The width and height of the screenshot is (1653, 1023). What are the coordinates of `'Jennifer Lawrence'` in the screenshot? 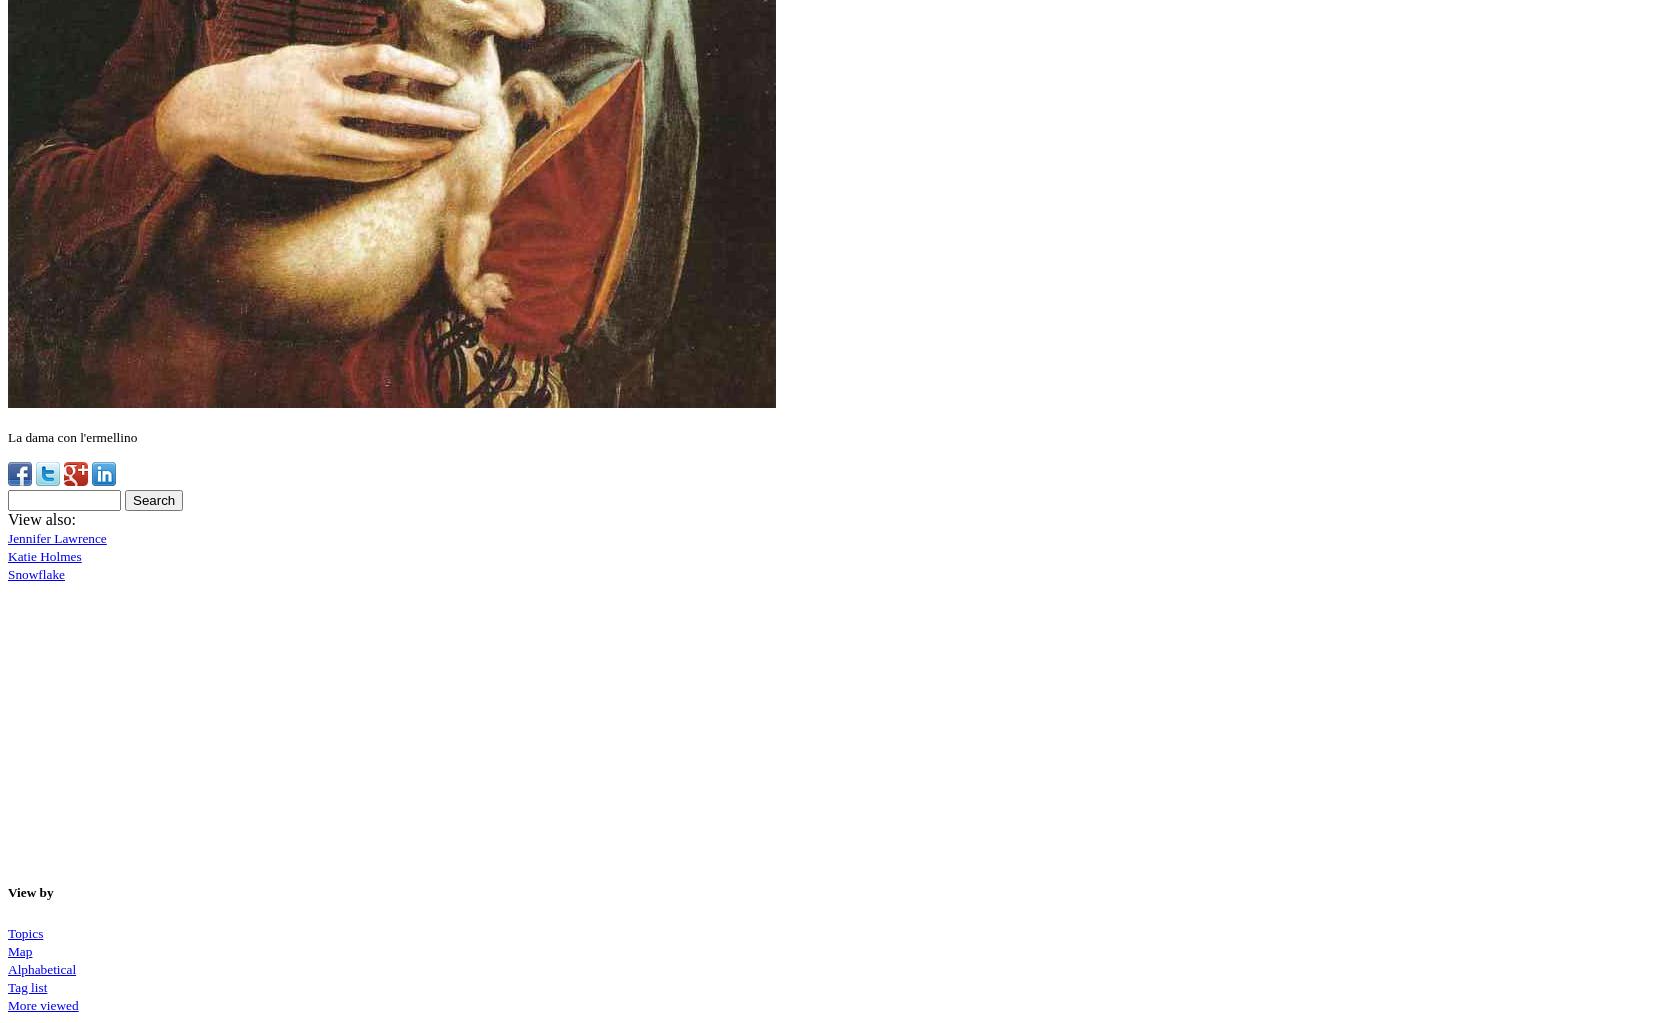 It's located at (56, 537).